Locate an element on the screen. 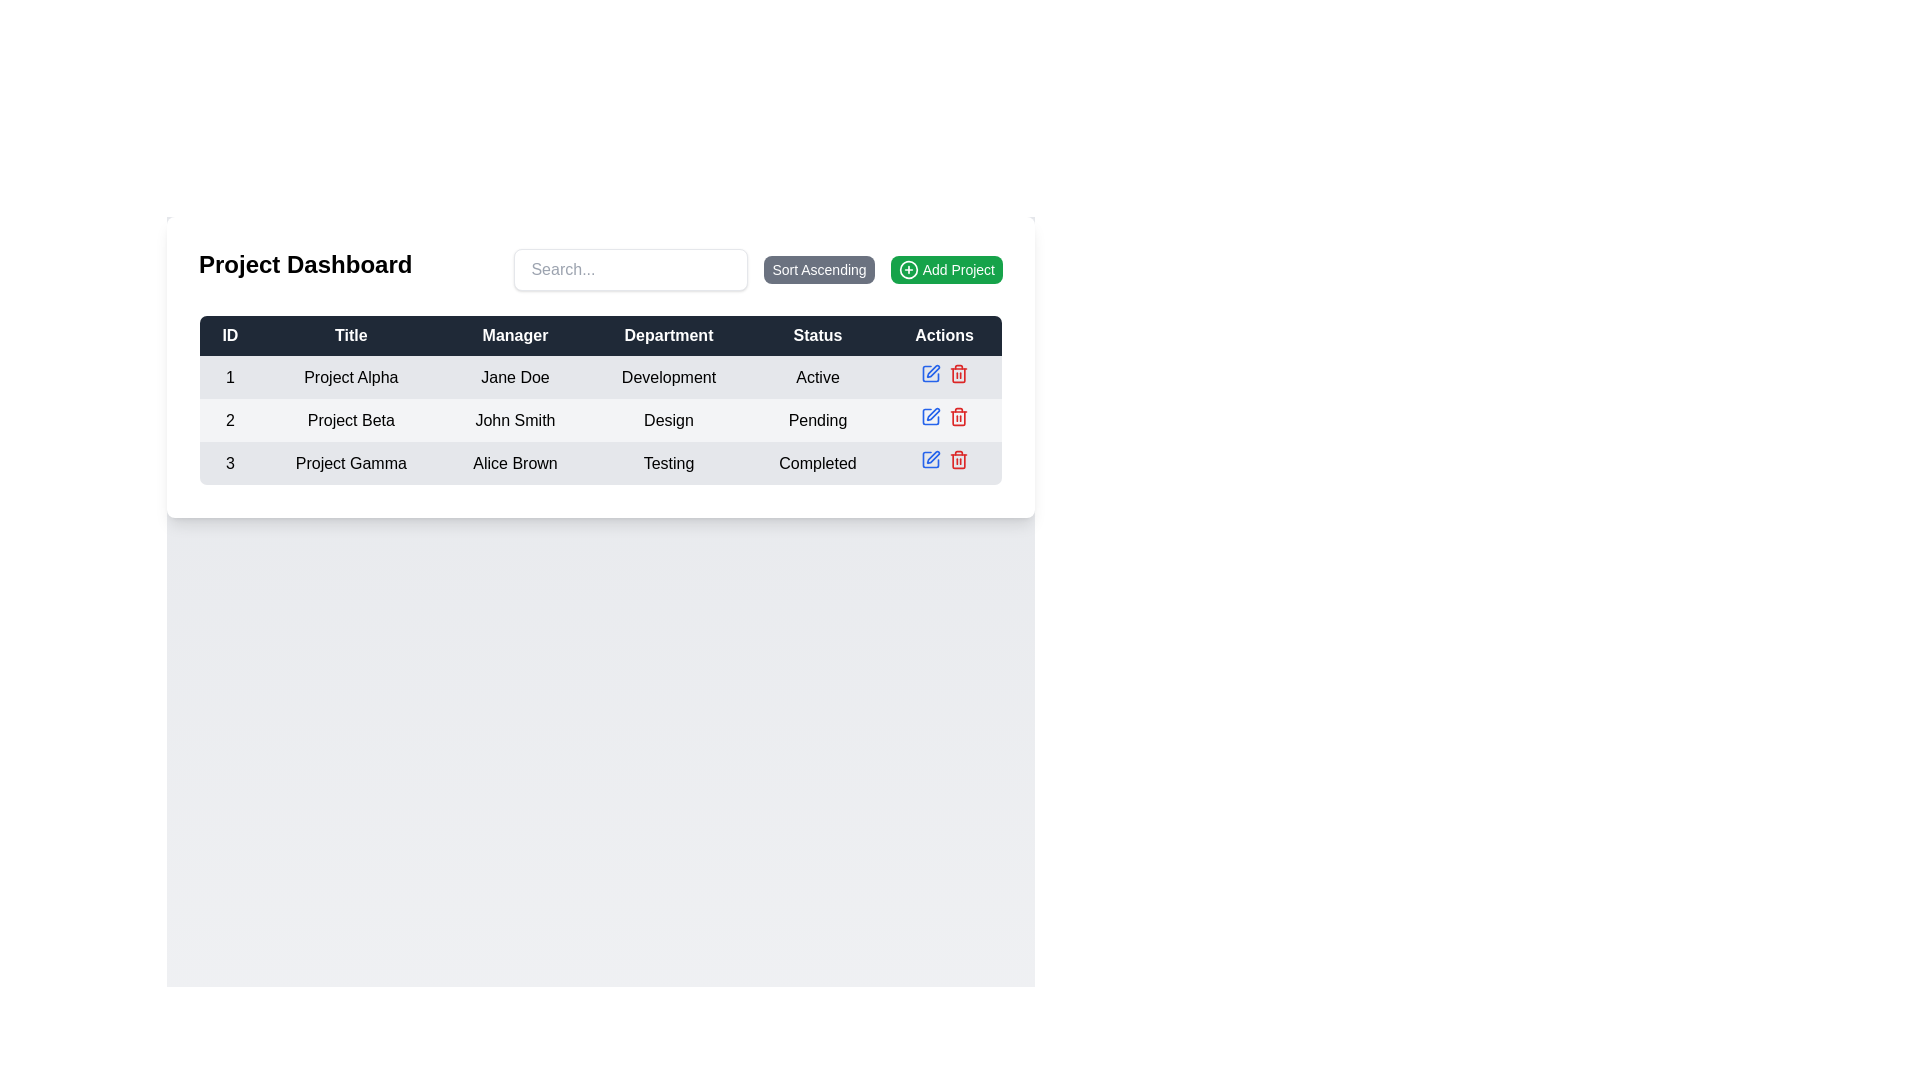 The width and height of the screenshot is (1920, 1080). the last table cell in the row with identifier '2' for the 'Project Beta' project, located in the 'Actions' column is located at coordinates (943, 419).